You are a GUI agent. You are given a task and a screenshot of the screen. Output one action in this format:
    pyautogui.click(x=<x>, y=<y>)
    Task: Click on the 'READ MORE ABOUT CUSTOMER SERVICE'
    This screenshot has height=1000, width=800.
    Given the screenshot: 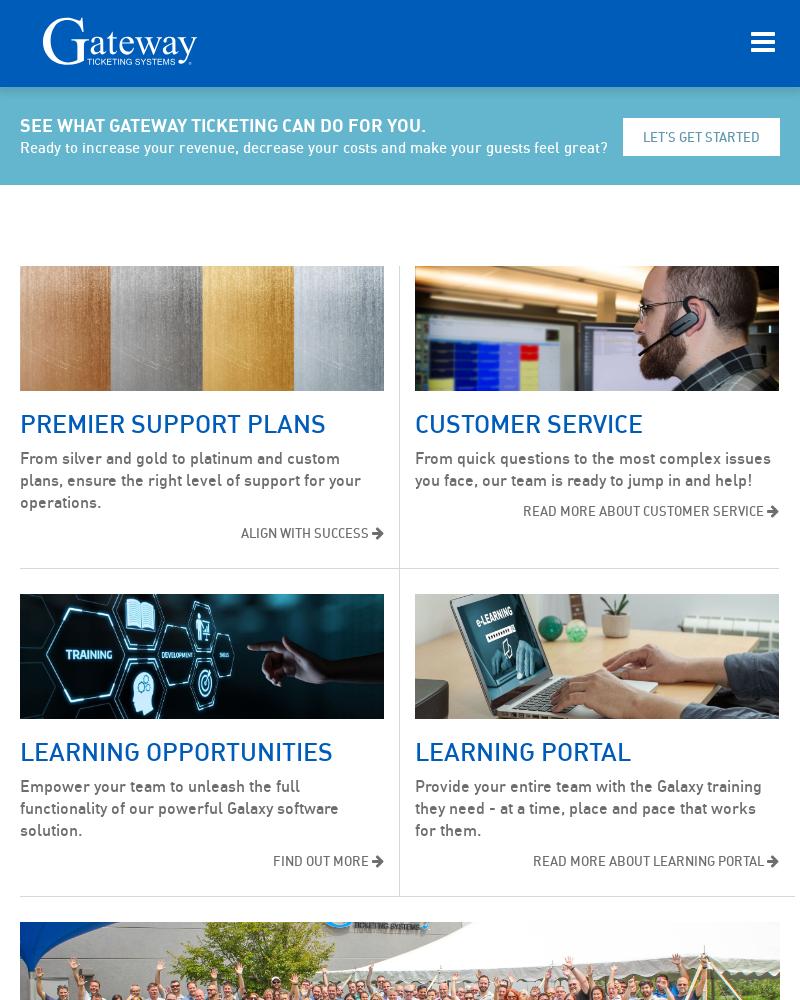 What is the action you would take?
    pyautogui.click(x=643, y=511)
    